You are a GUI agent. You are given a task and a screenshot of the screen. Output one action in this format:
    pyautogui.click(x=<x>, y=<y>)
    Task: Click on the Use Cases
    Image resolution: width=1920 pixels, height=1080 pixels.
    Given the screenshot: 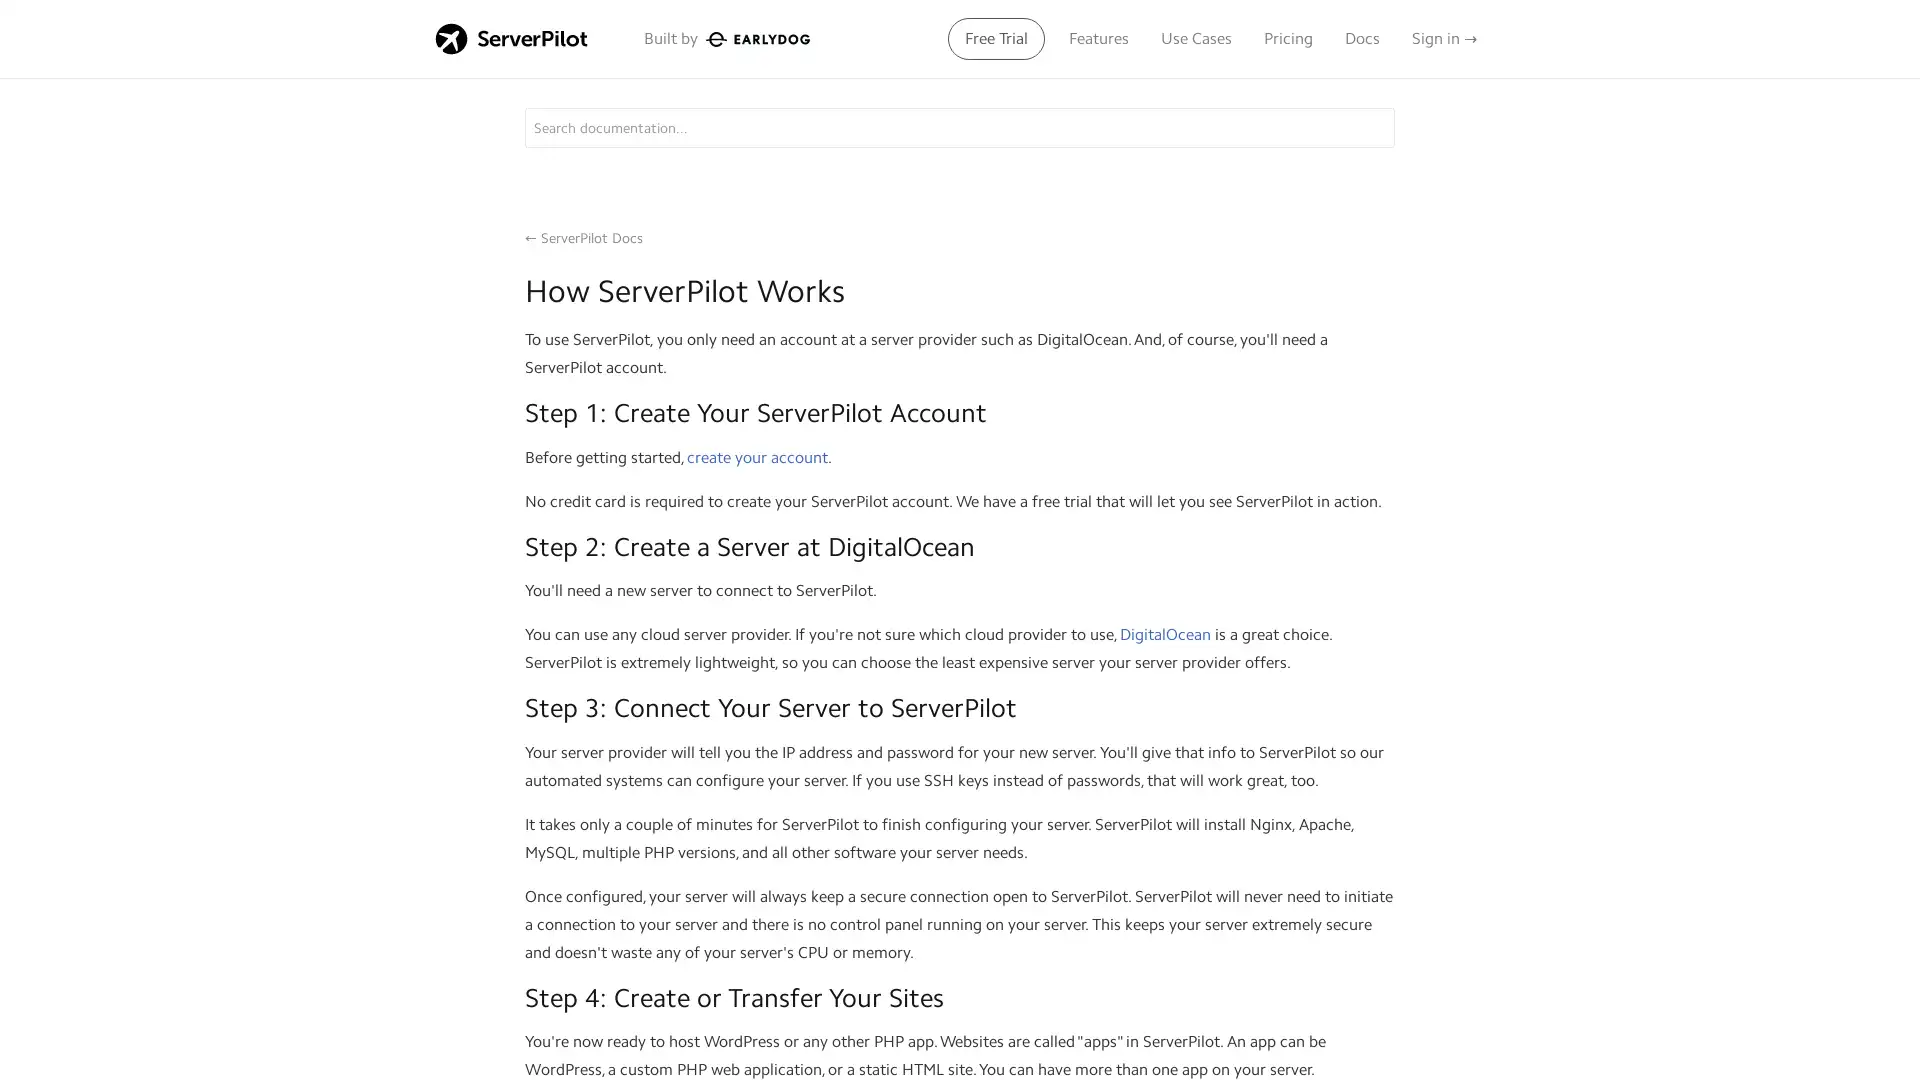 What is the action you would take?
    pyautogui.click(x=1196, y=38)
    